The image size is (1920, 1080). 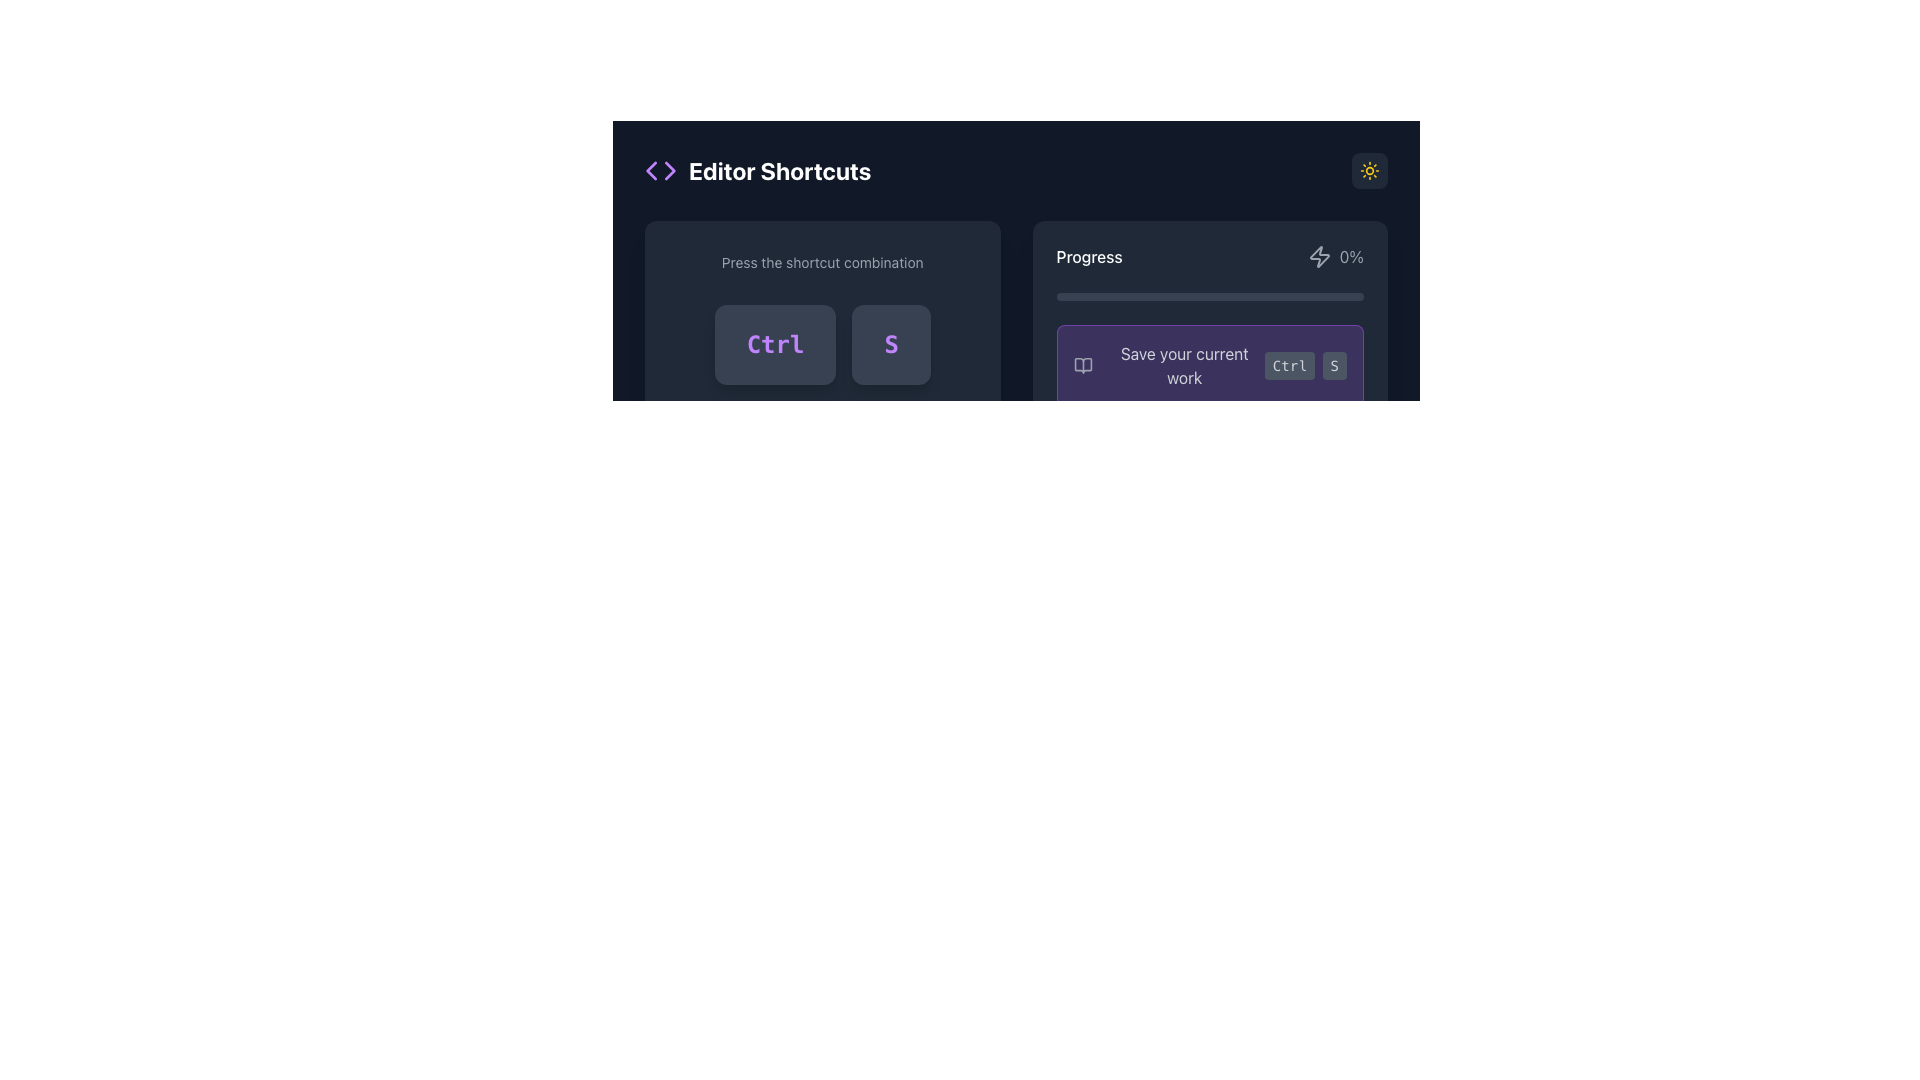 What do you see at coordinates (1368, 169) in the screenshot?
I see `the sun icon button located at the top-right corner of the header` at bounding box center [1368, 169].